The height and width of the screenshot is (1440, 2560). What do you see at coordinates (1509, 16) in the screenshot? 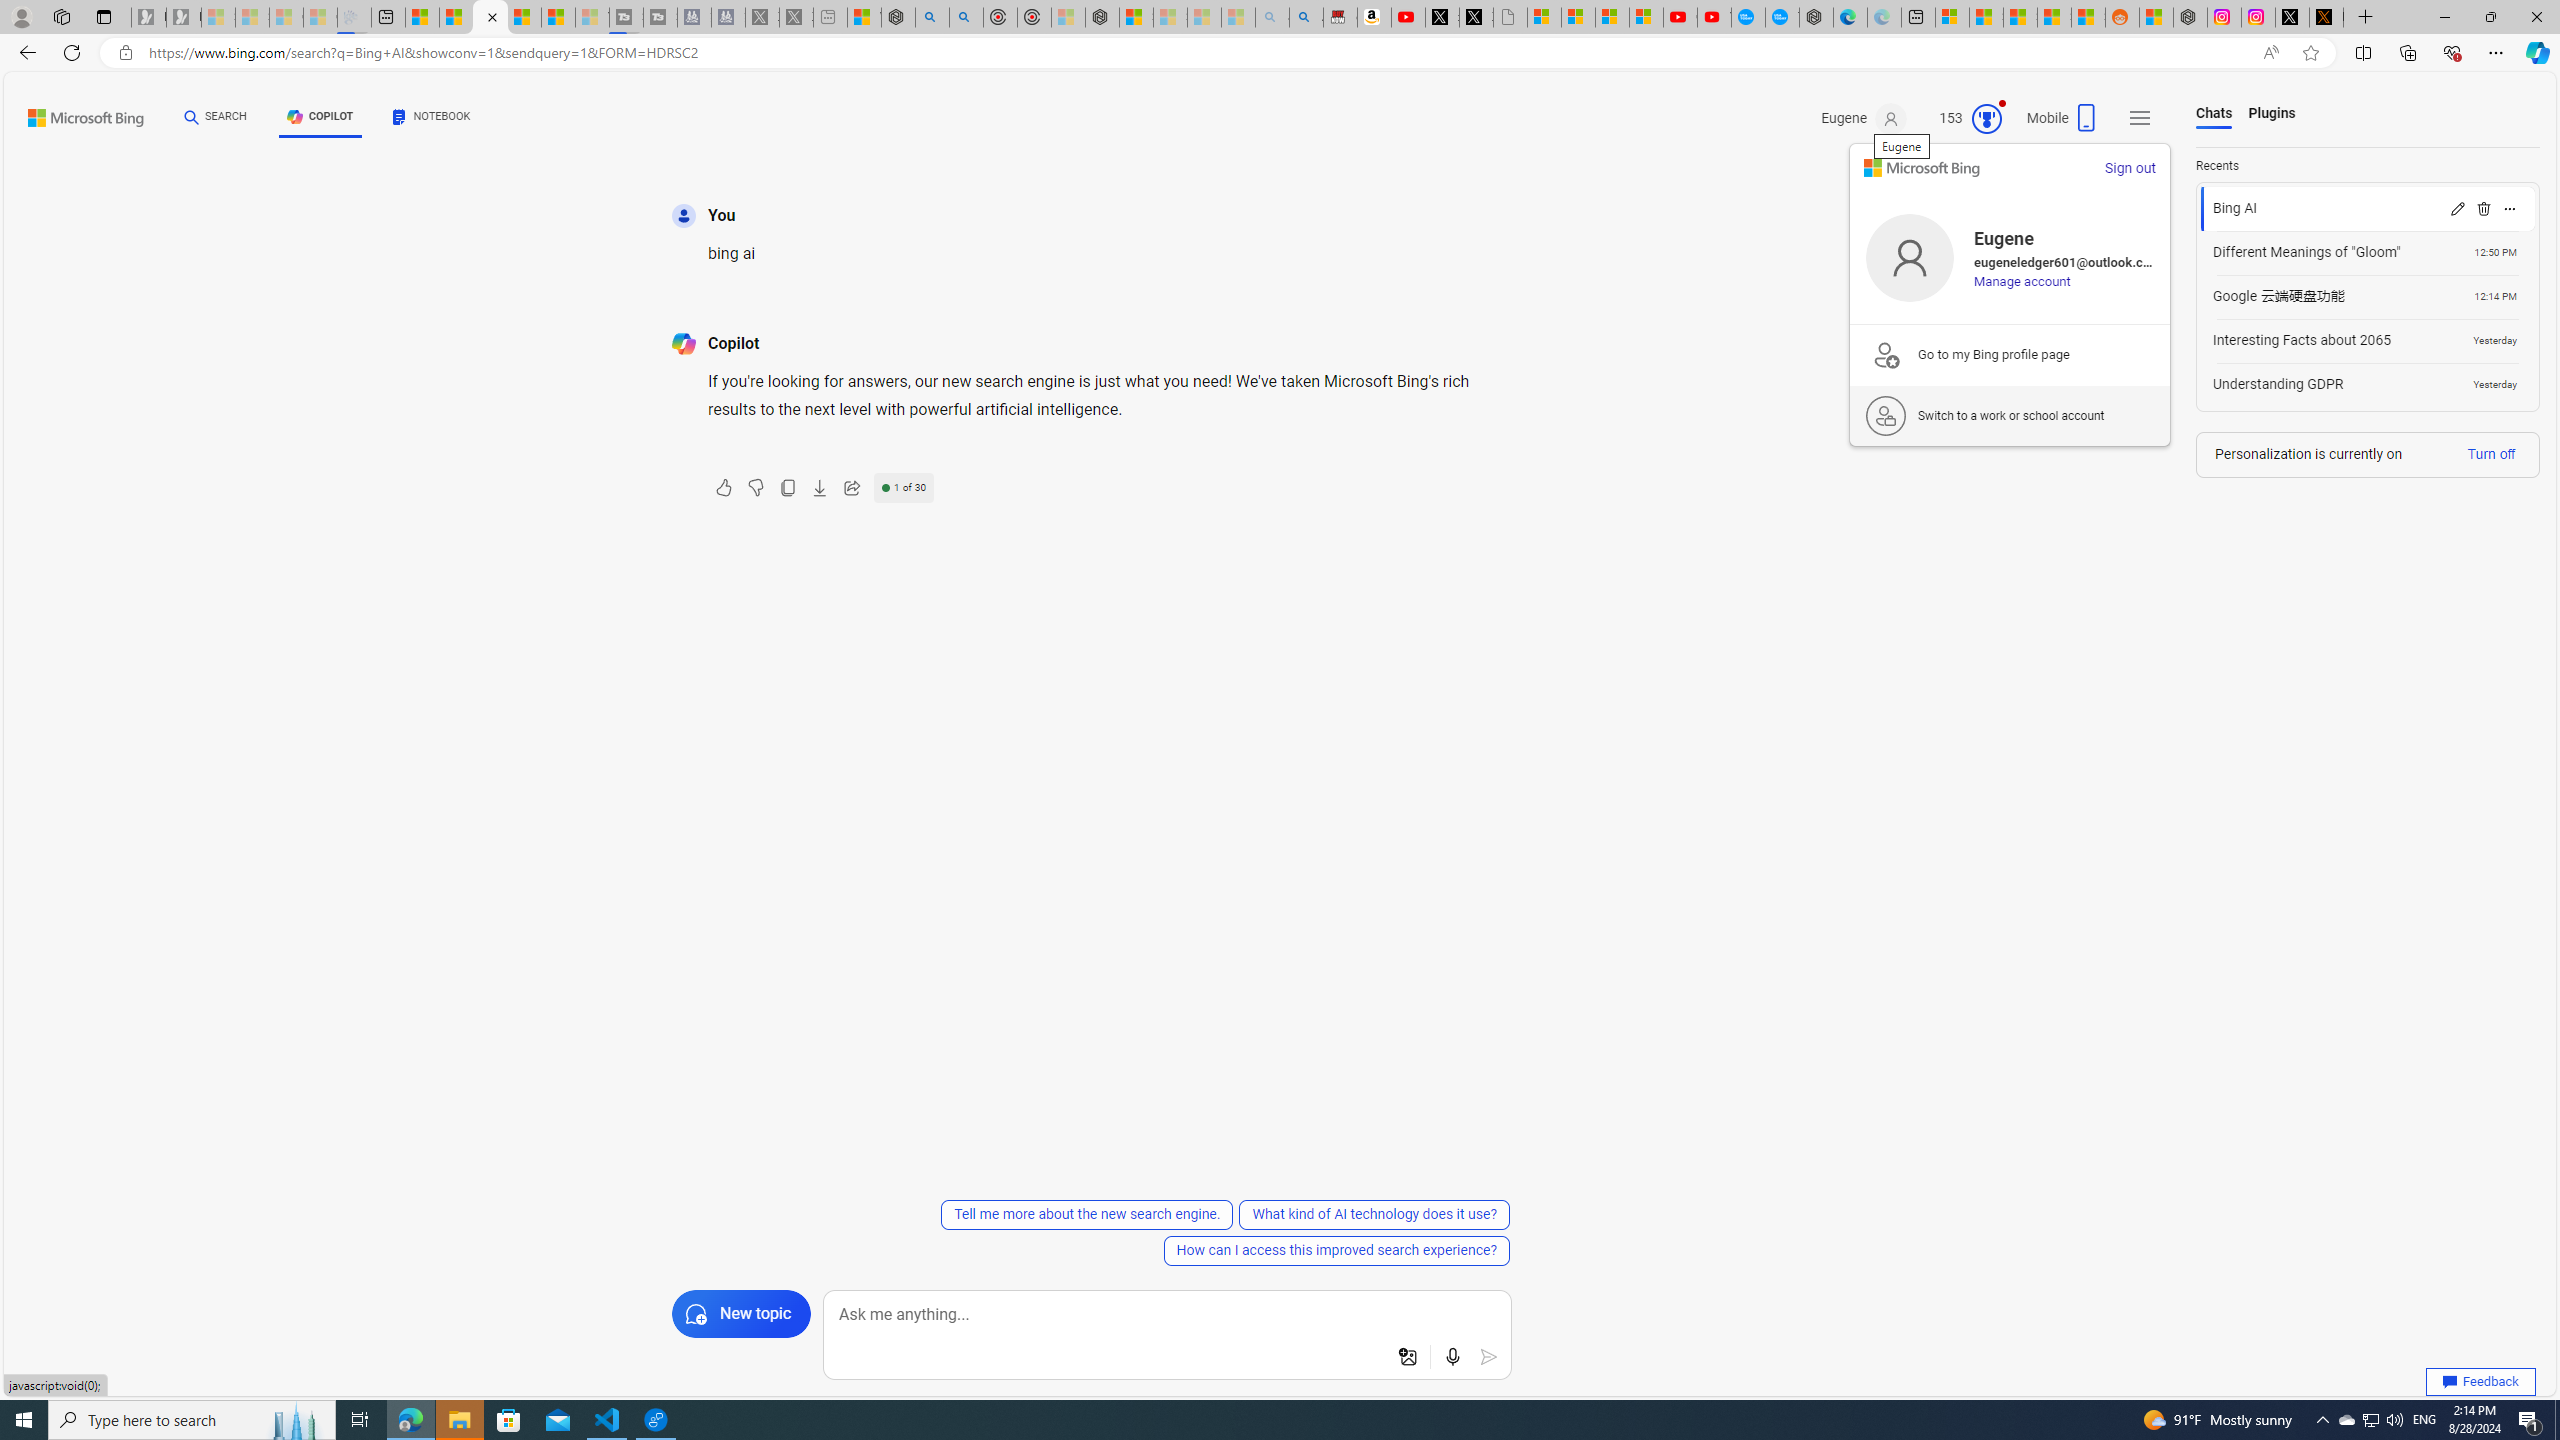
I see `'Untitled'` at bounding box center [1509, 16].